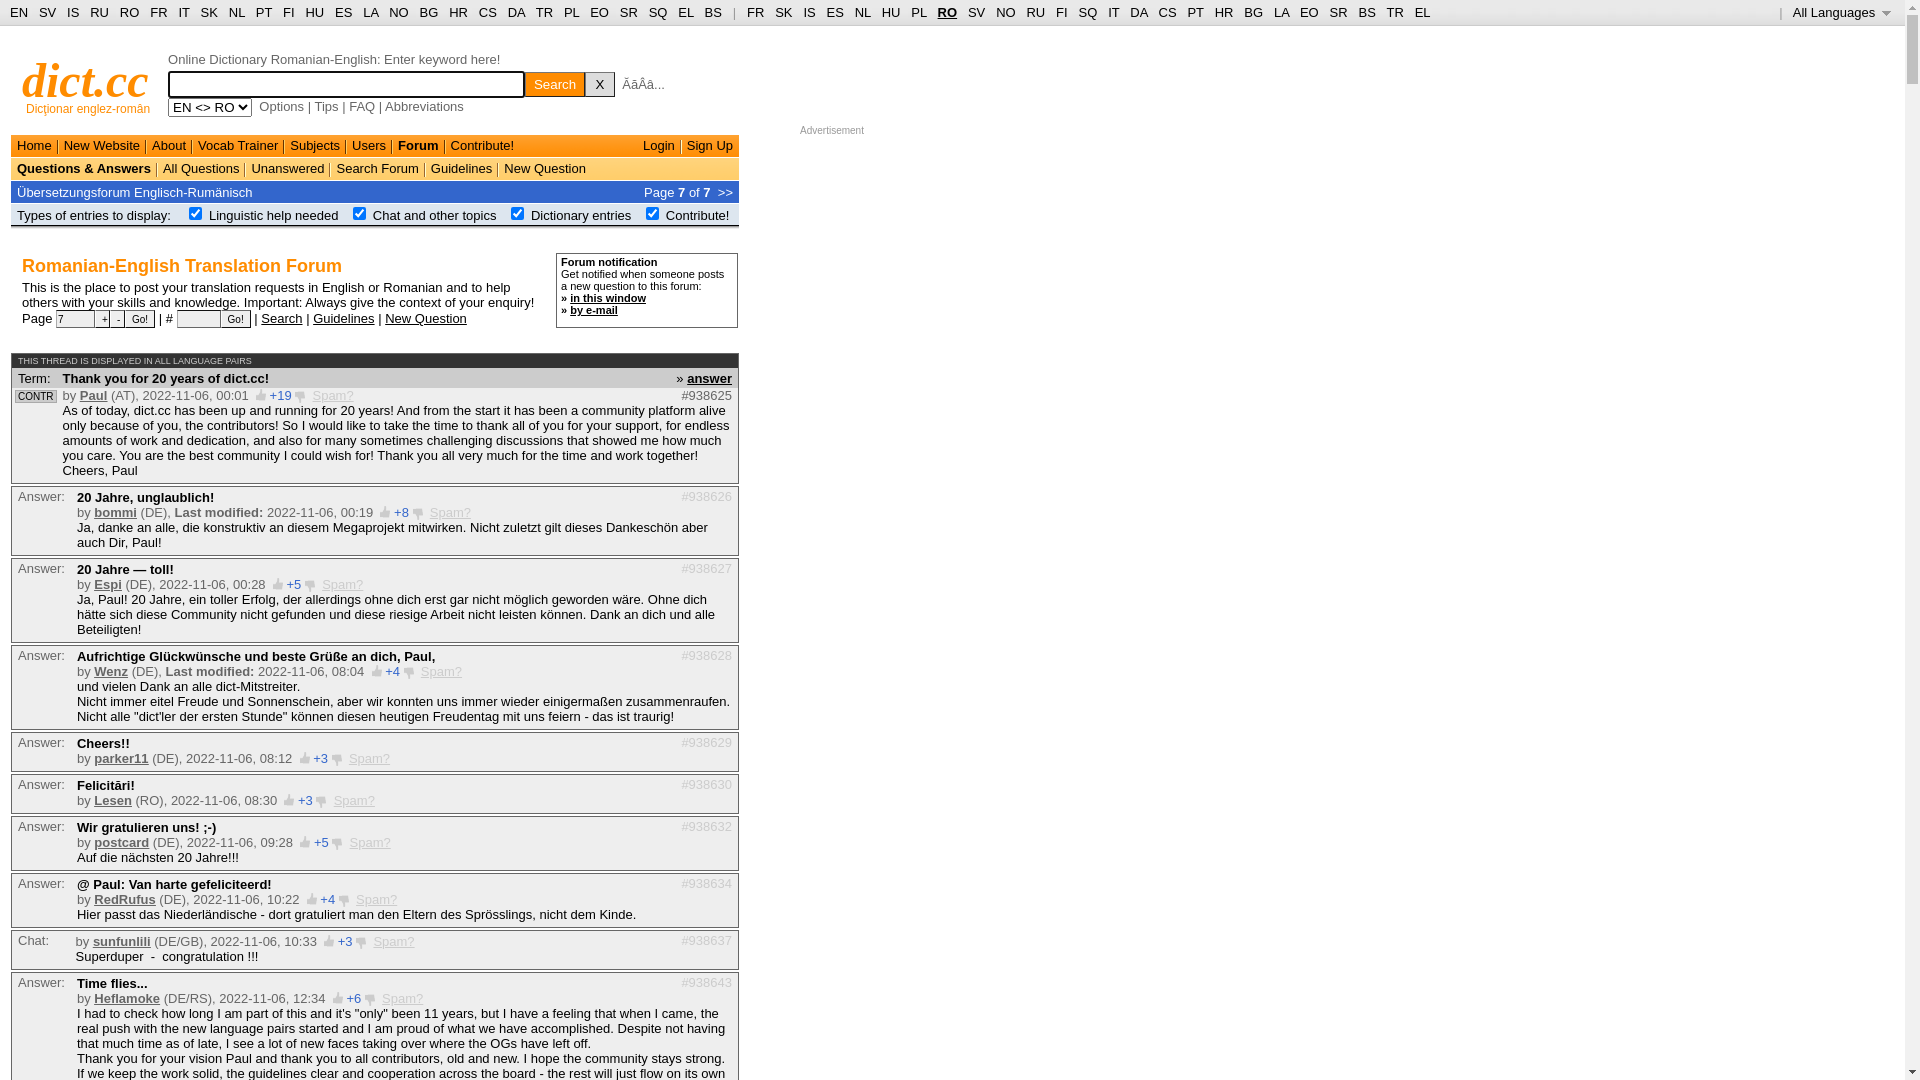  What do you see at coordinates (398, 12) in the screenshot?
I see `'NO'` at bounding box center [398, 12].